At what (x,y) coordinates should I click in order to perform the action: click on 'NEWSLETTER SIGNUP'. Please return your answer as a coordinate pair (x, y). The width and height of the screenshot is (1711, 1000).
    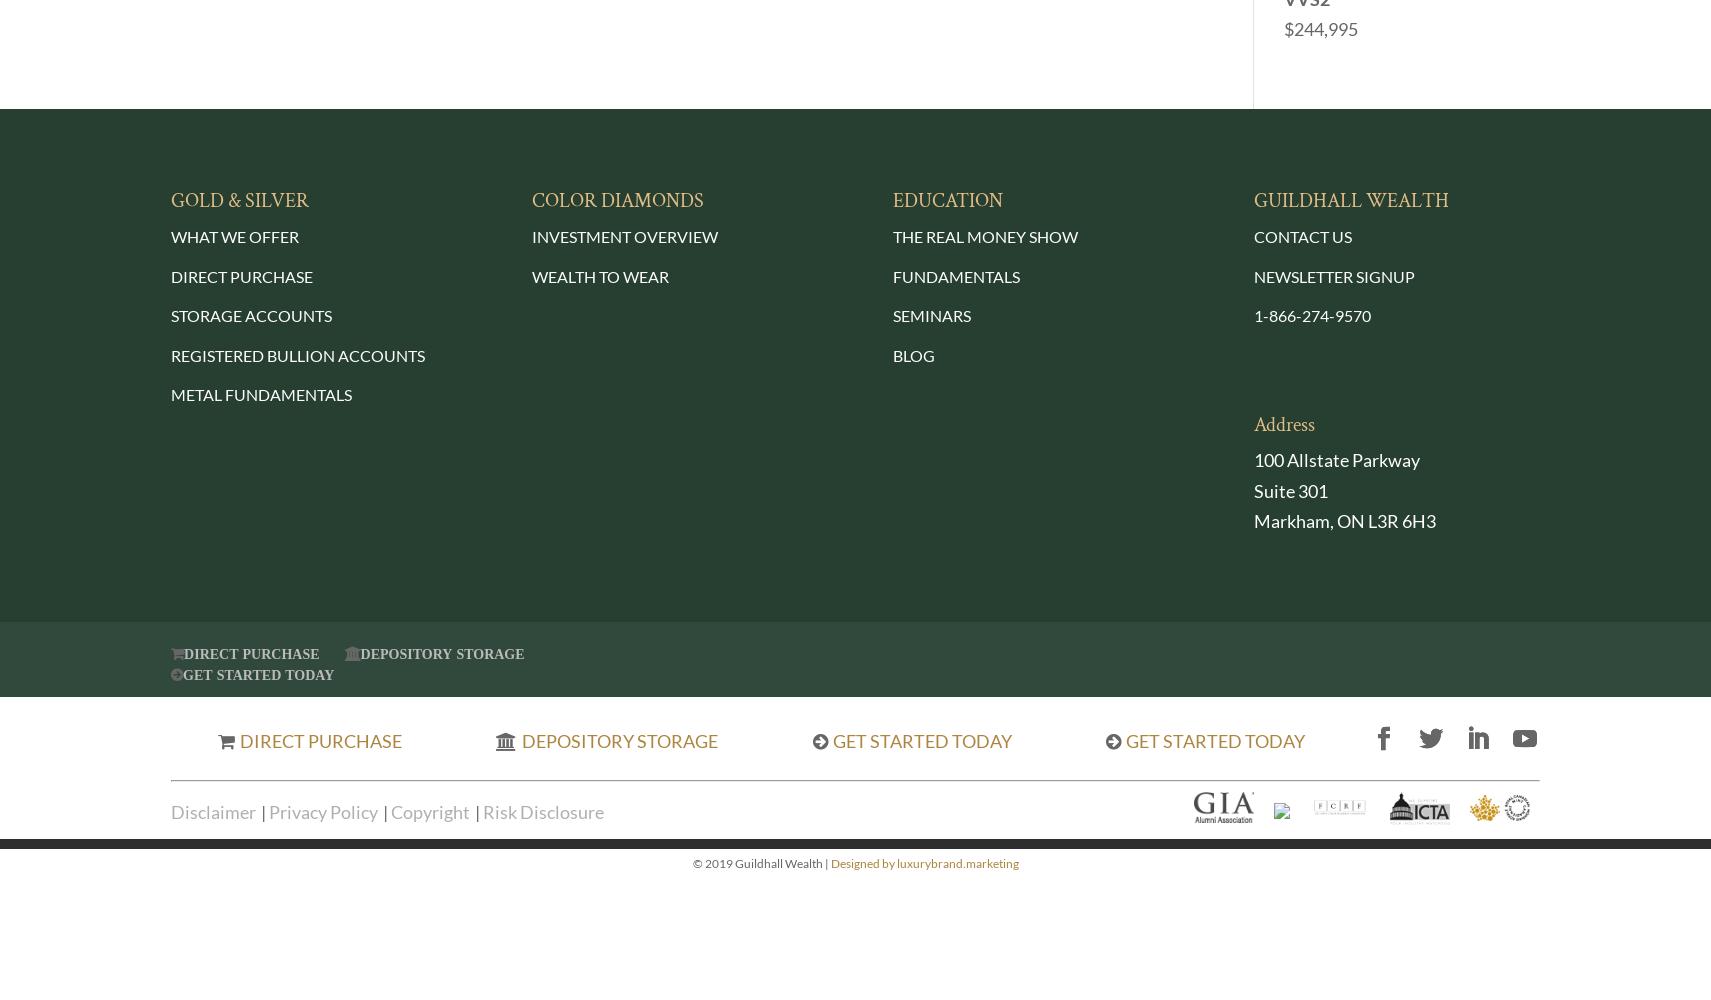
    Looking at the image, I should click on (1333, 275).